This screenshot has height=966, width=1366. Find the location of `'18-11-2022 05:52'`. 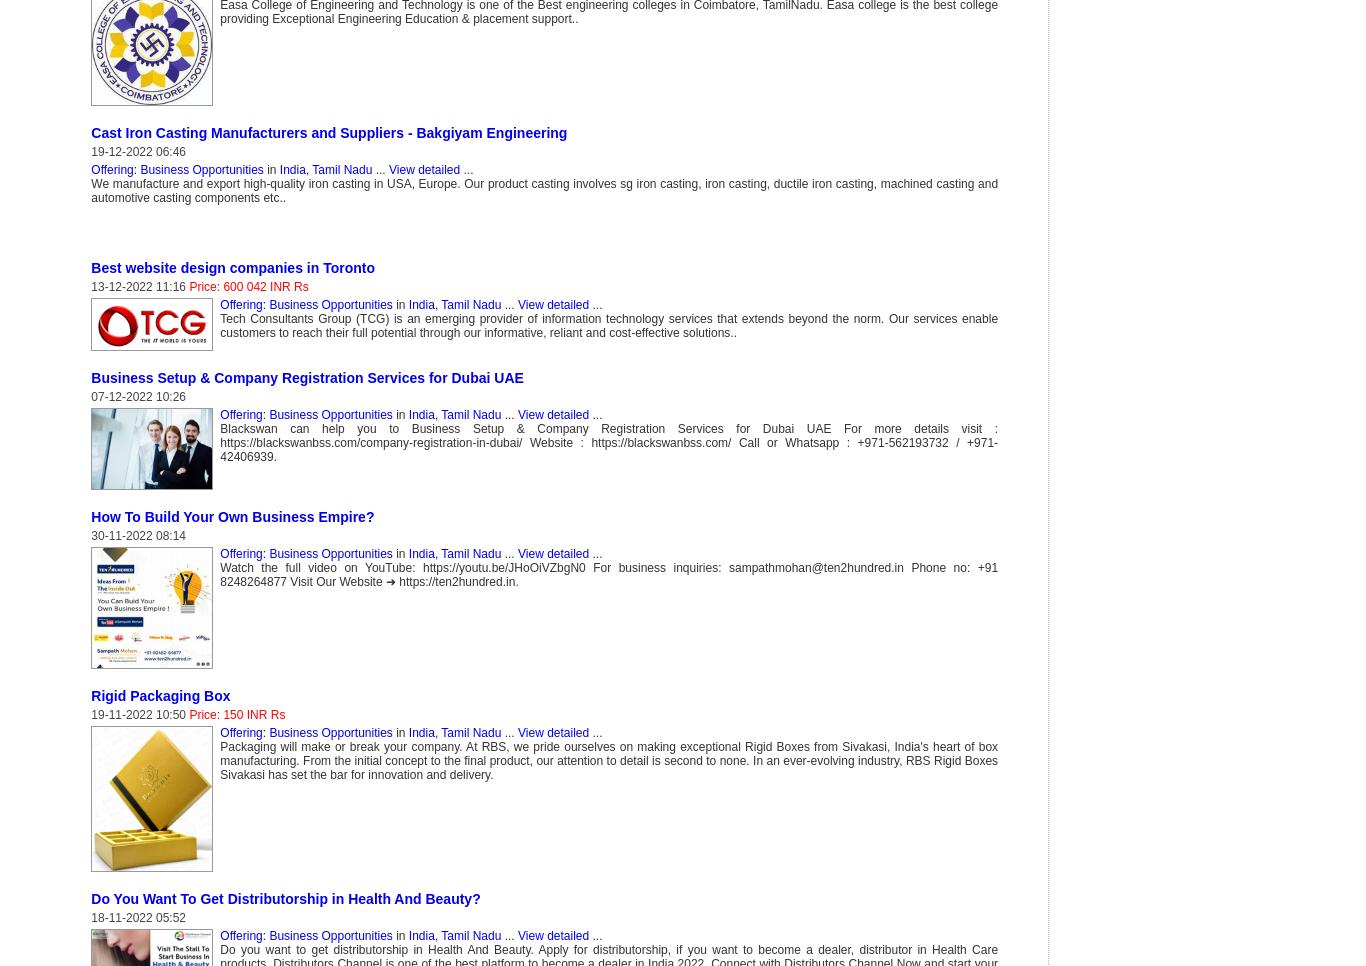

'18-11-2022 05:52' is located at coordinates (137, 916).